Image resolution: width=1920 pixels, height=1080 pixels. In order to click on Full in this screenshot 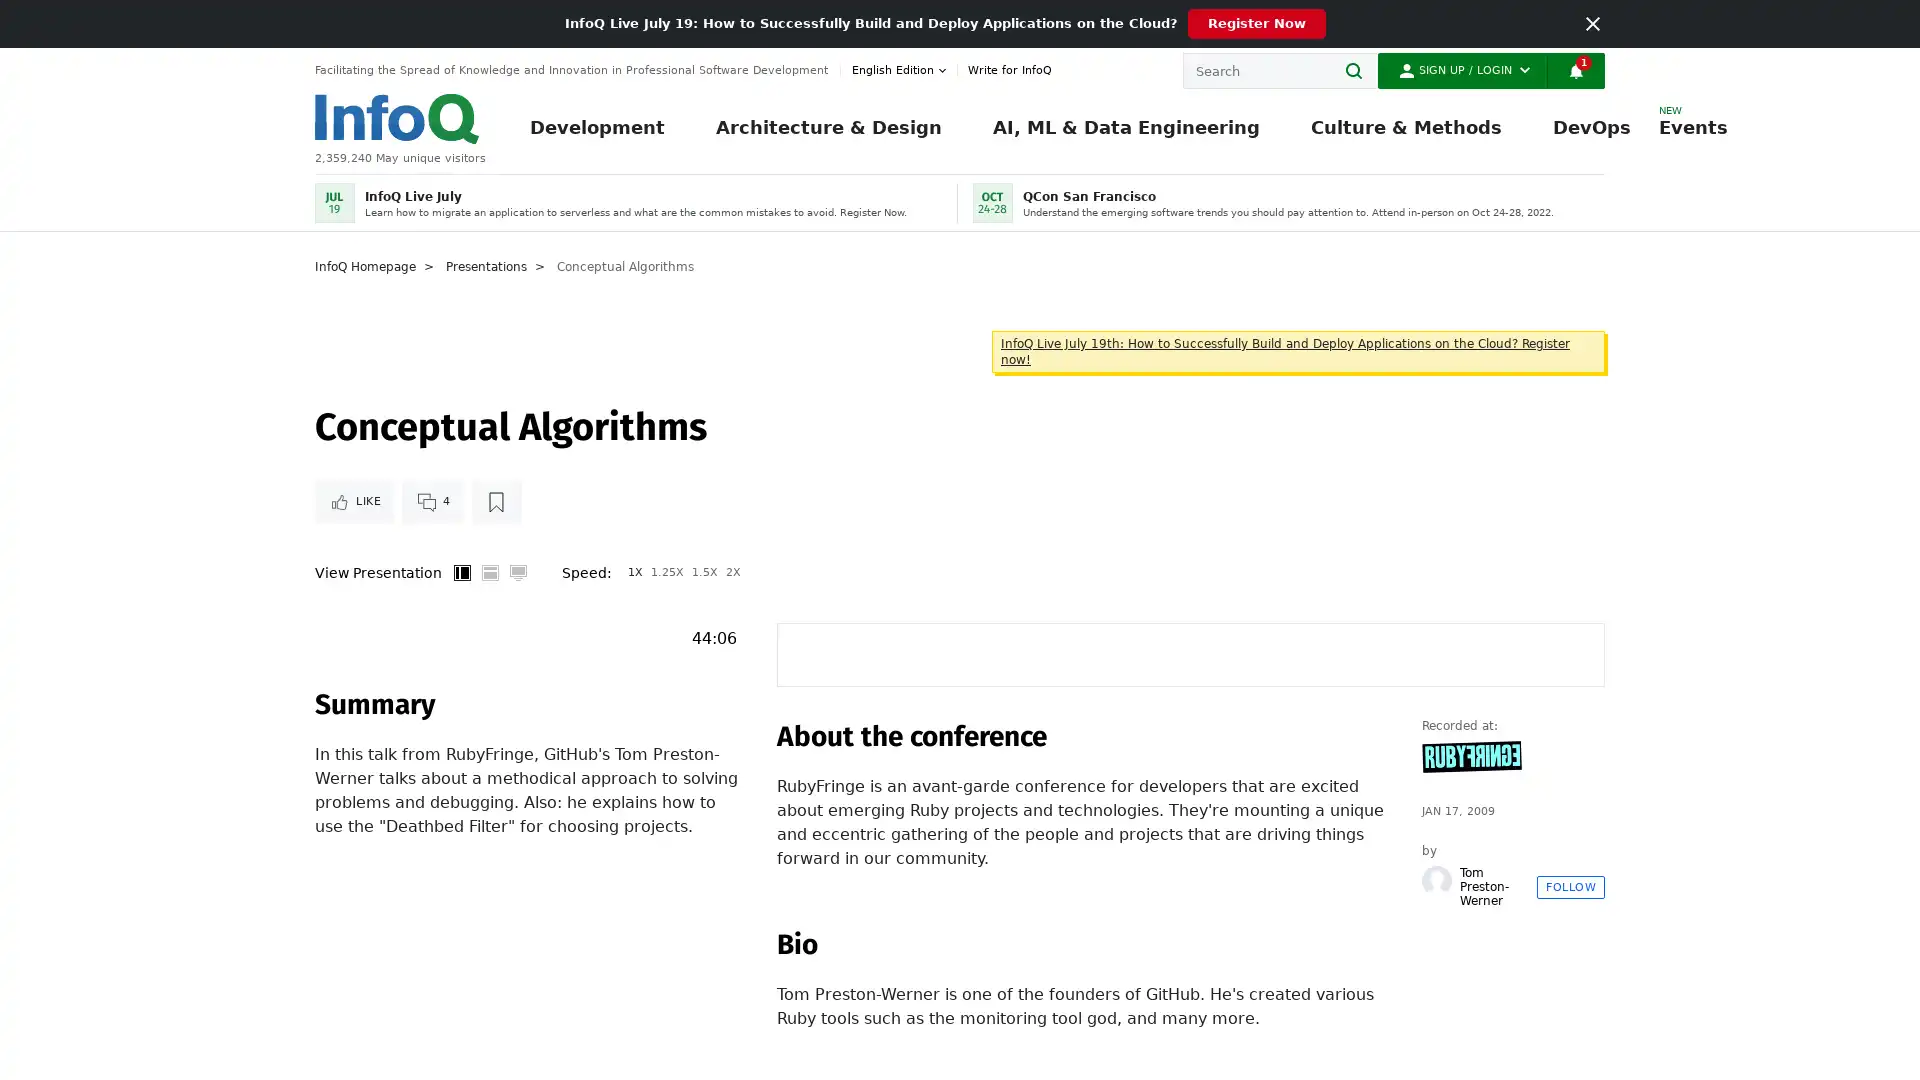, I will do `click(518, 573)`.